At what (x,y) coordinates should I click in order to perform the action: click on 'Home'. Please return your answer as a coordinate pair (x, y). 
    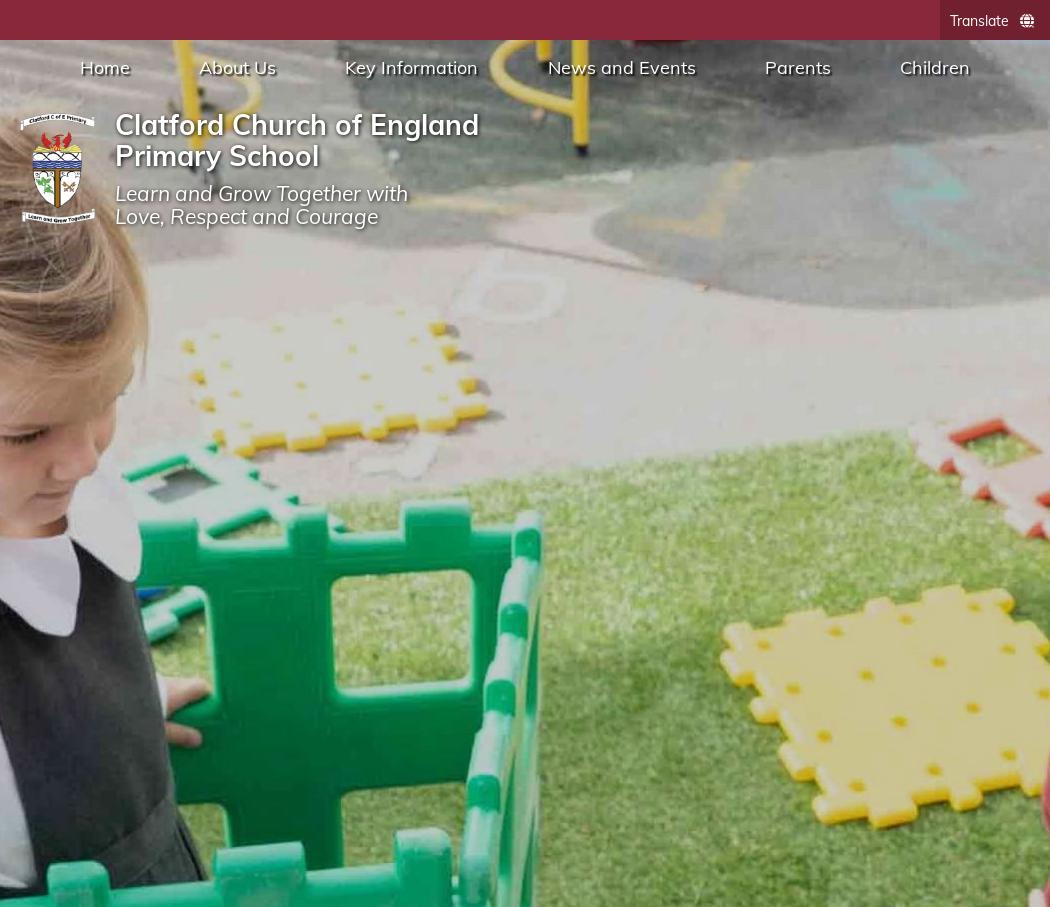
    Looking at the image, I should click on (78, 67).